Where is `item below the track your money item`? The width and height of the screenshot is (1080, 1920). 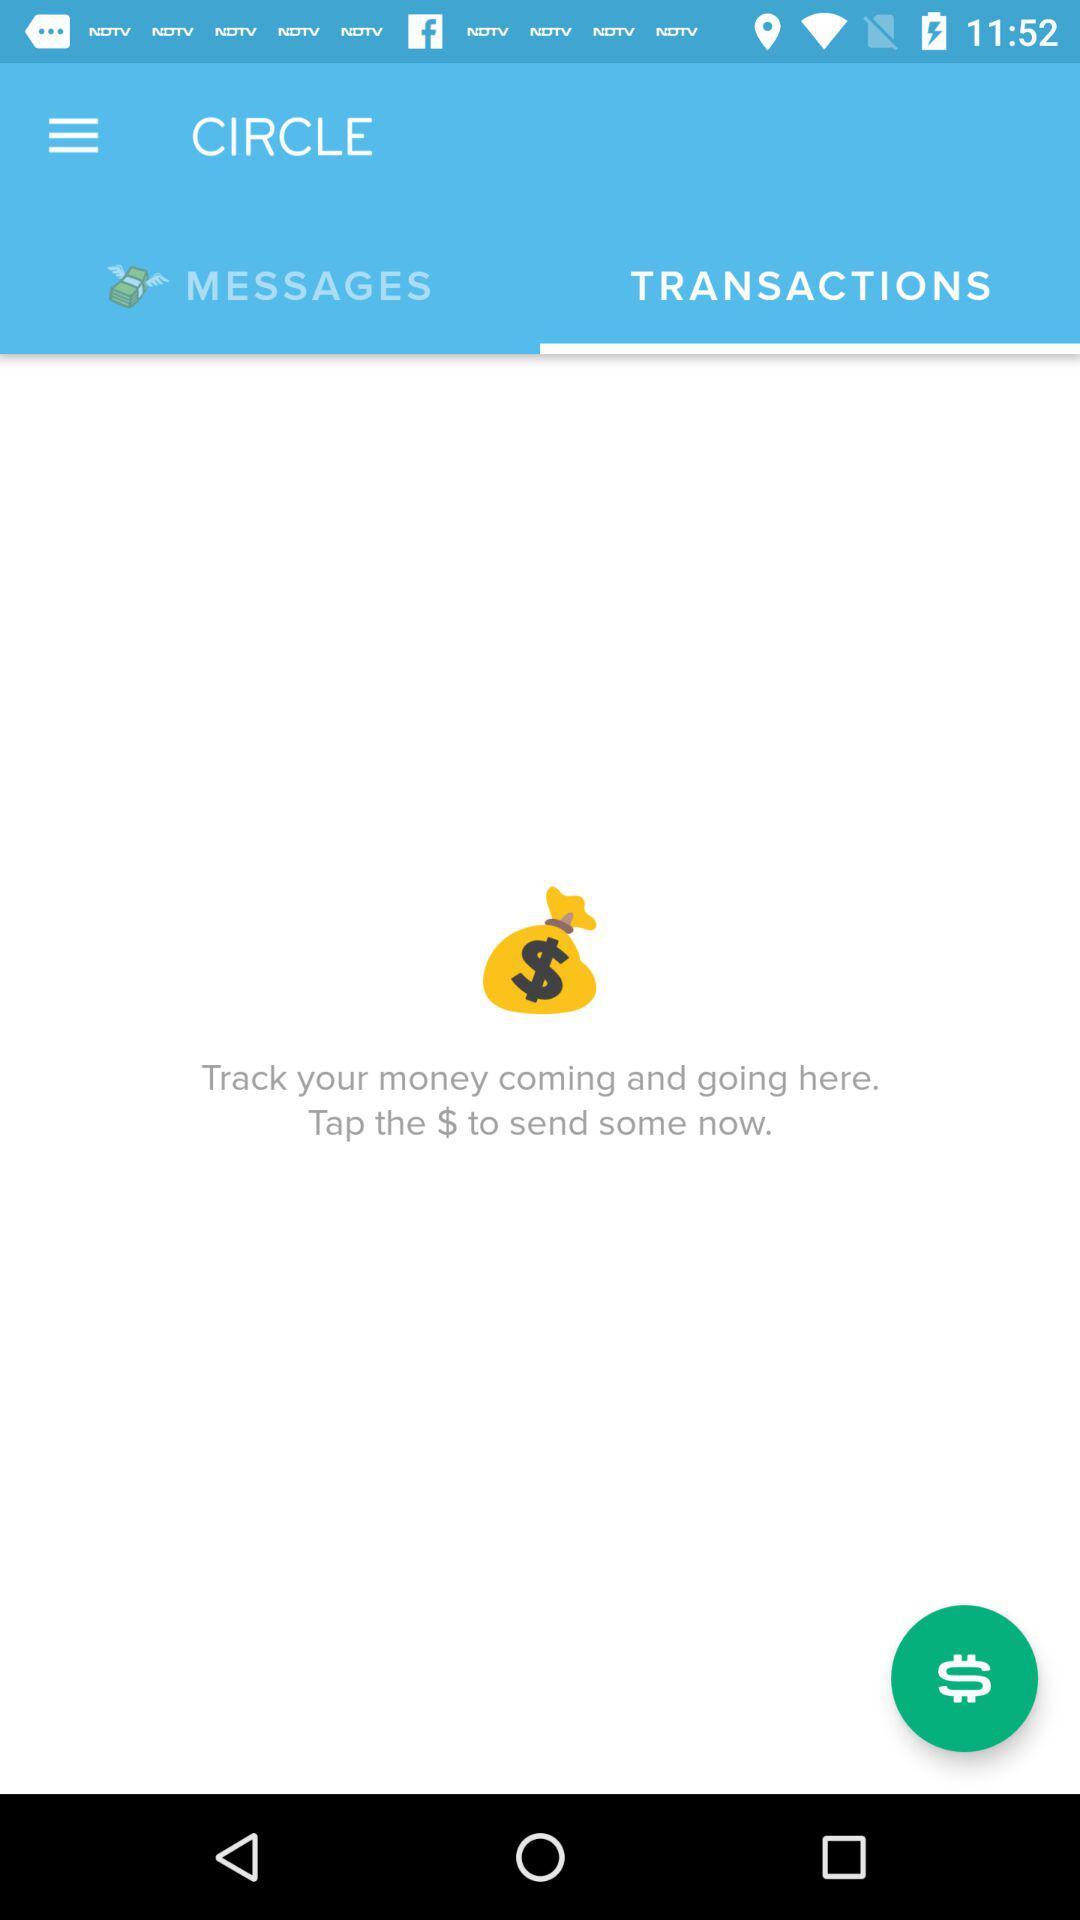
item below the track your money item is located at coordinates (963, 1678).